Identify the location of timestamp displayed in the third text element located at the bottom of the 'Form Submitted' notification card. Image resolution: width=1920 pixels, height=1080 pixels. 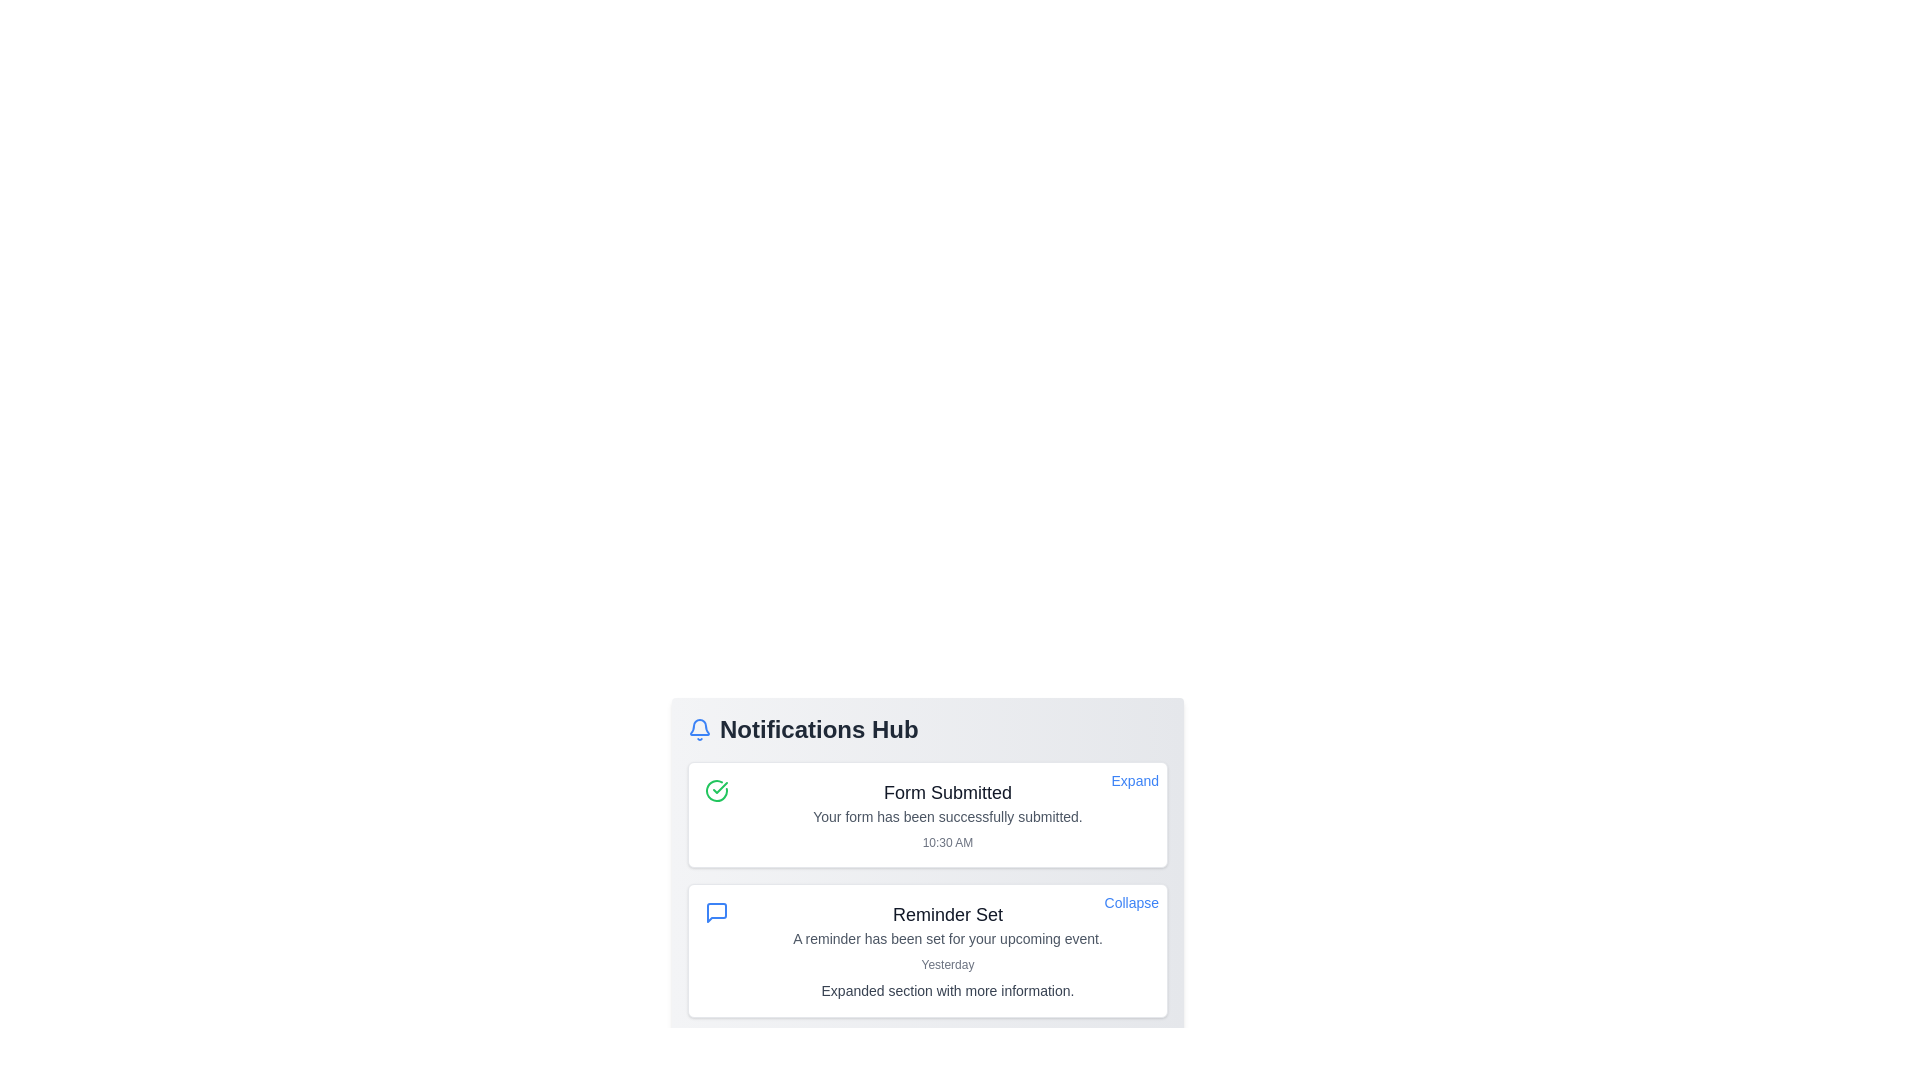
(947, 839).